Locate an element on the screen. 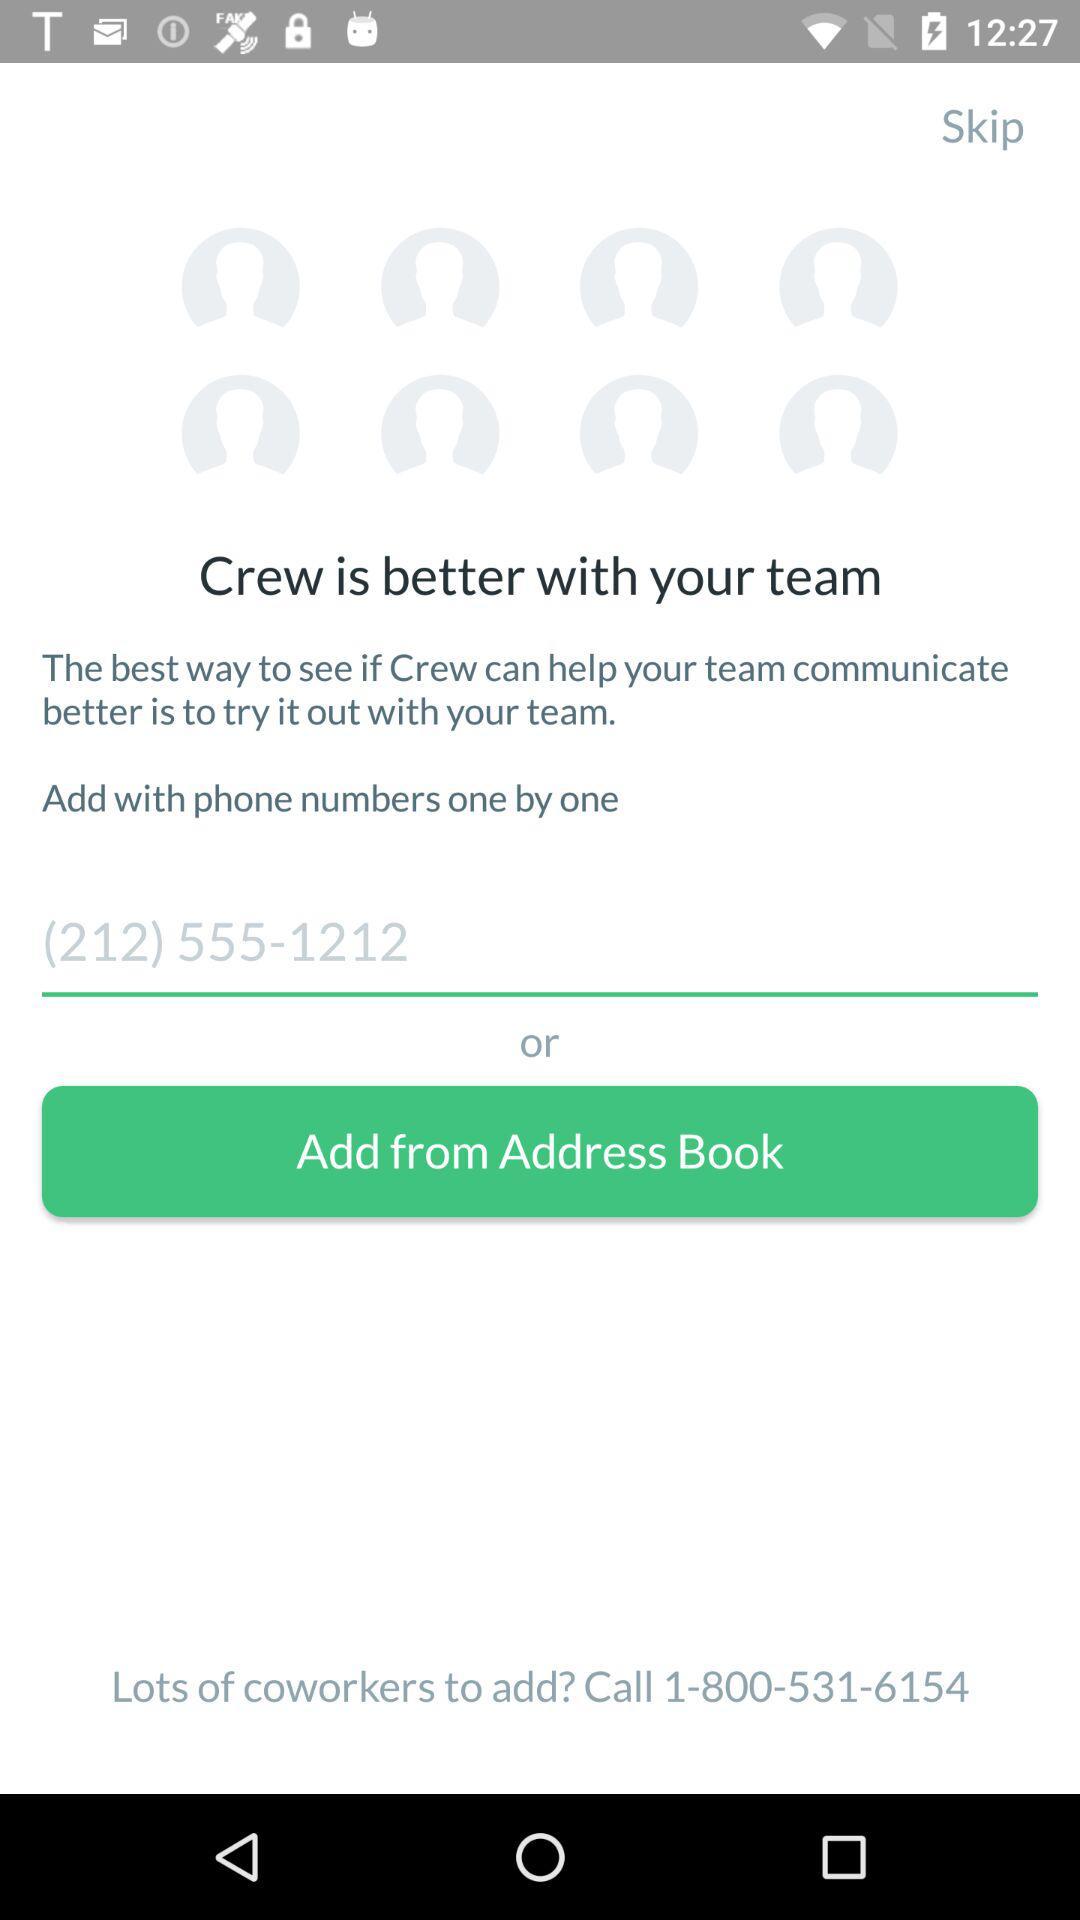 The width and height of the screenshot is (1080, 1920). the icon below the or is located at coordinates (540, 1151).